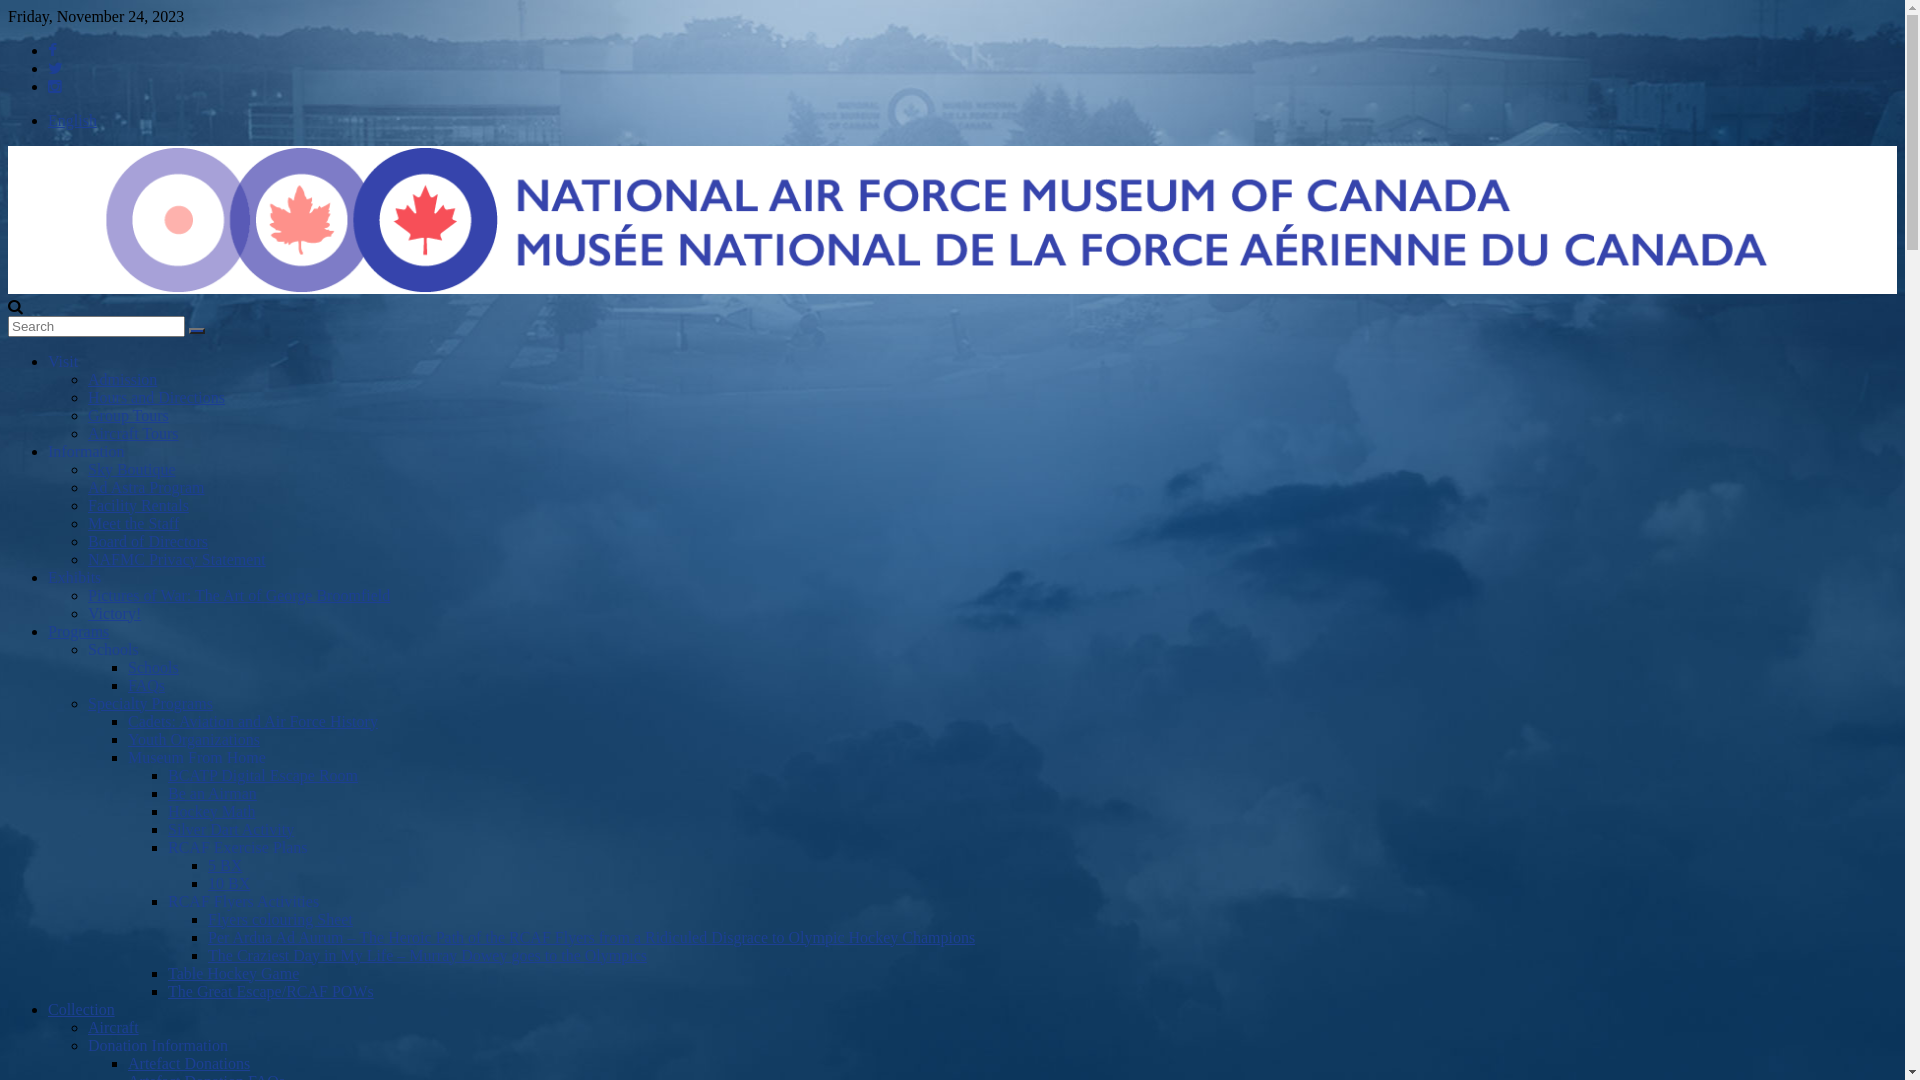 This screenshot has height=1080, width=1920. I want to click on 'English', so click(48, 120).